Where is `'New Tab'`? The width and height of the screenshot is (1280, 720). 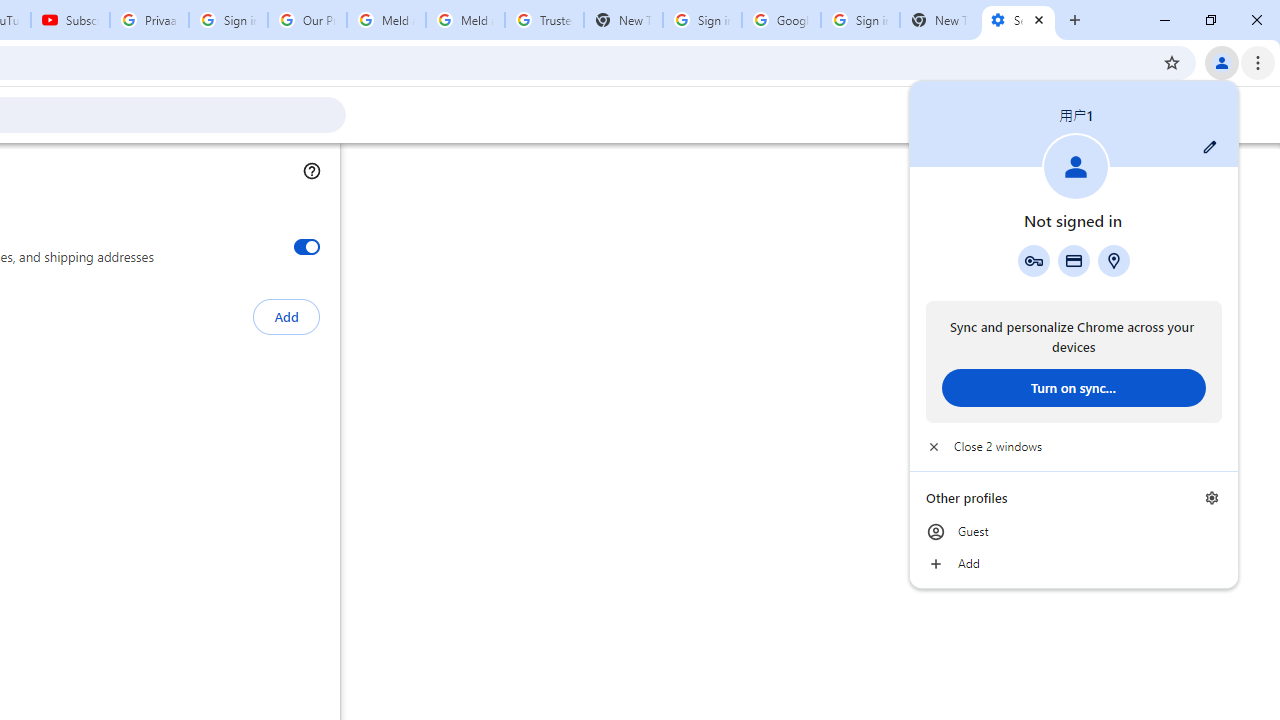
'New Tab' is located at coordinates (938, 20).